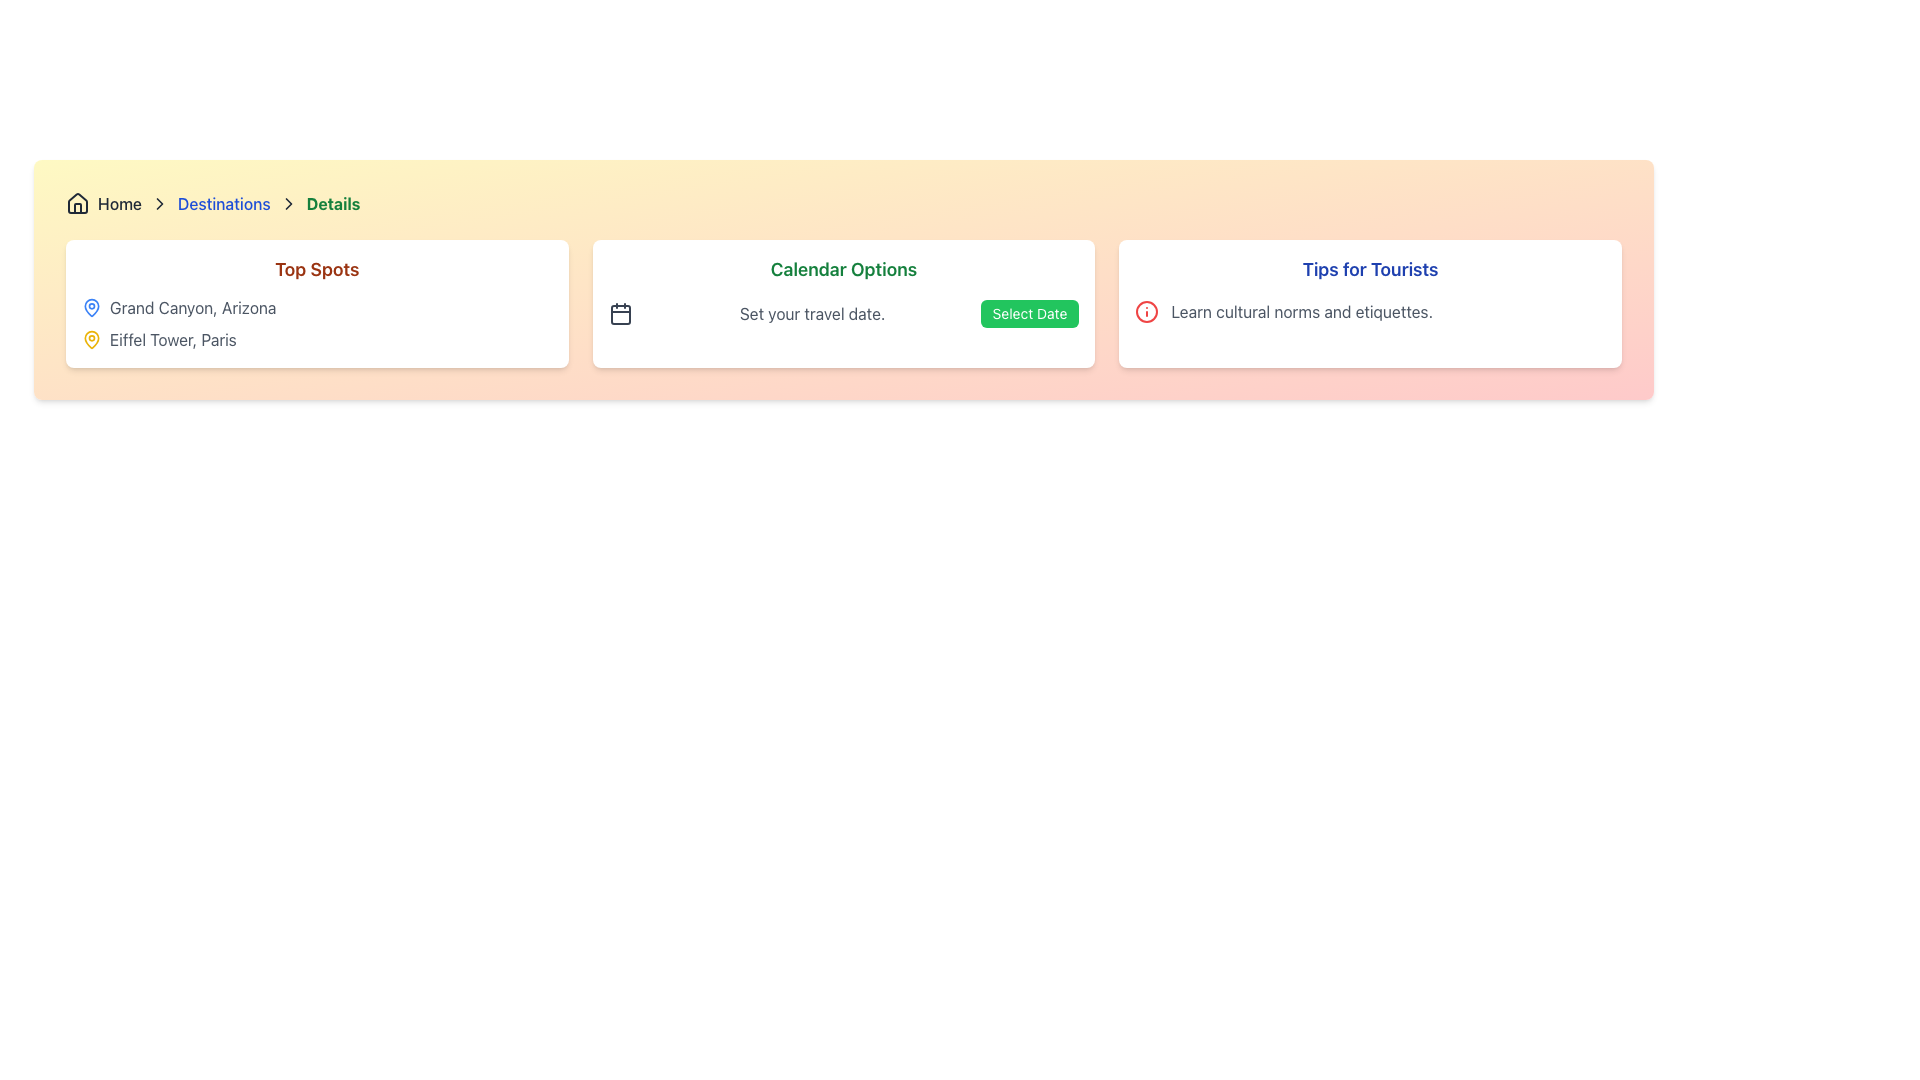 This screenshot has width=1920, height=1080. Describe the element at coordinates (1369, 270) in the screenshot. I see `the title text element 'Tips for Tourists' which is displayed in a bold blue font at the top-center of its card` at that location.